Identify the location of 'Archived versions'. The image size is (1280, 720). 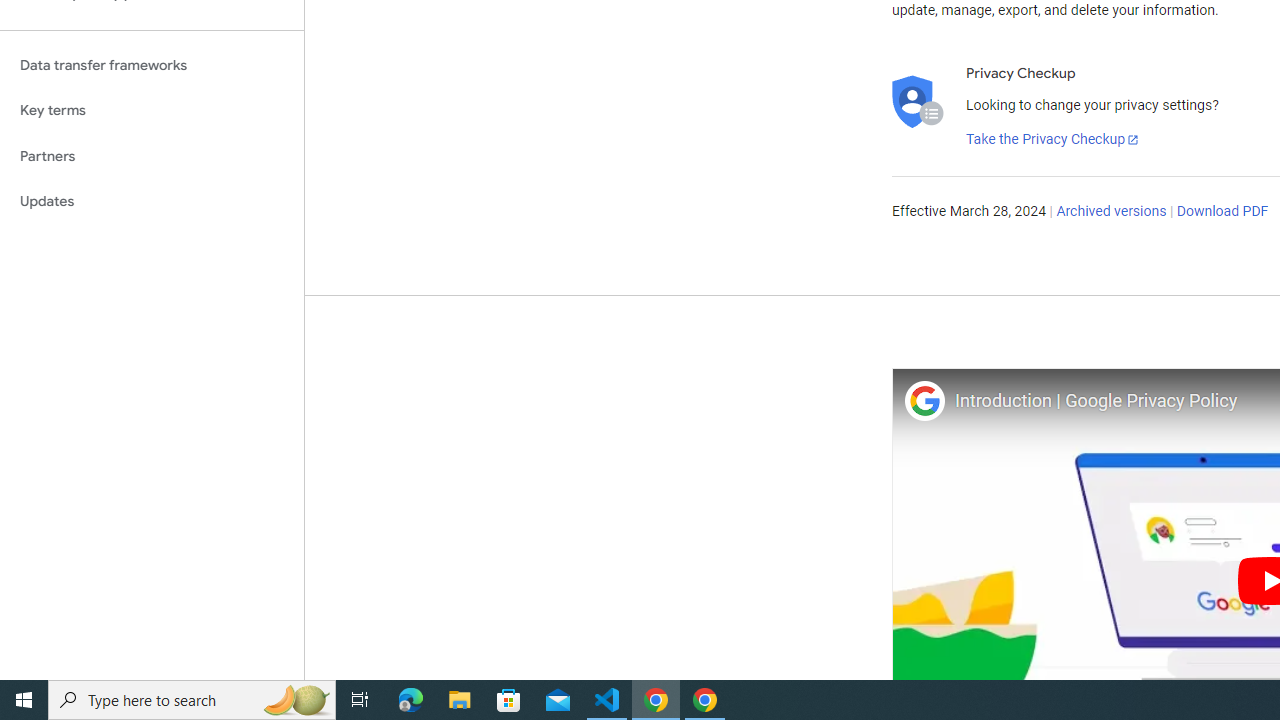
(1110, 212).